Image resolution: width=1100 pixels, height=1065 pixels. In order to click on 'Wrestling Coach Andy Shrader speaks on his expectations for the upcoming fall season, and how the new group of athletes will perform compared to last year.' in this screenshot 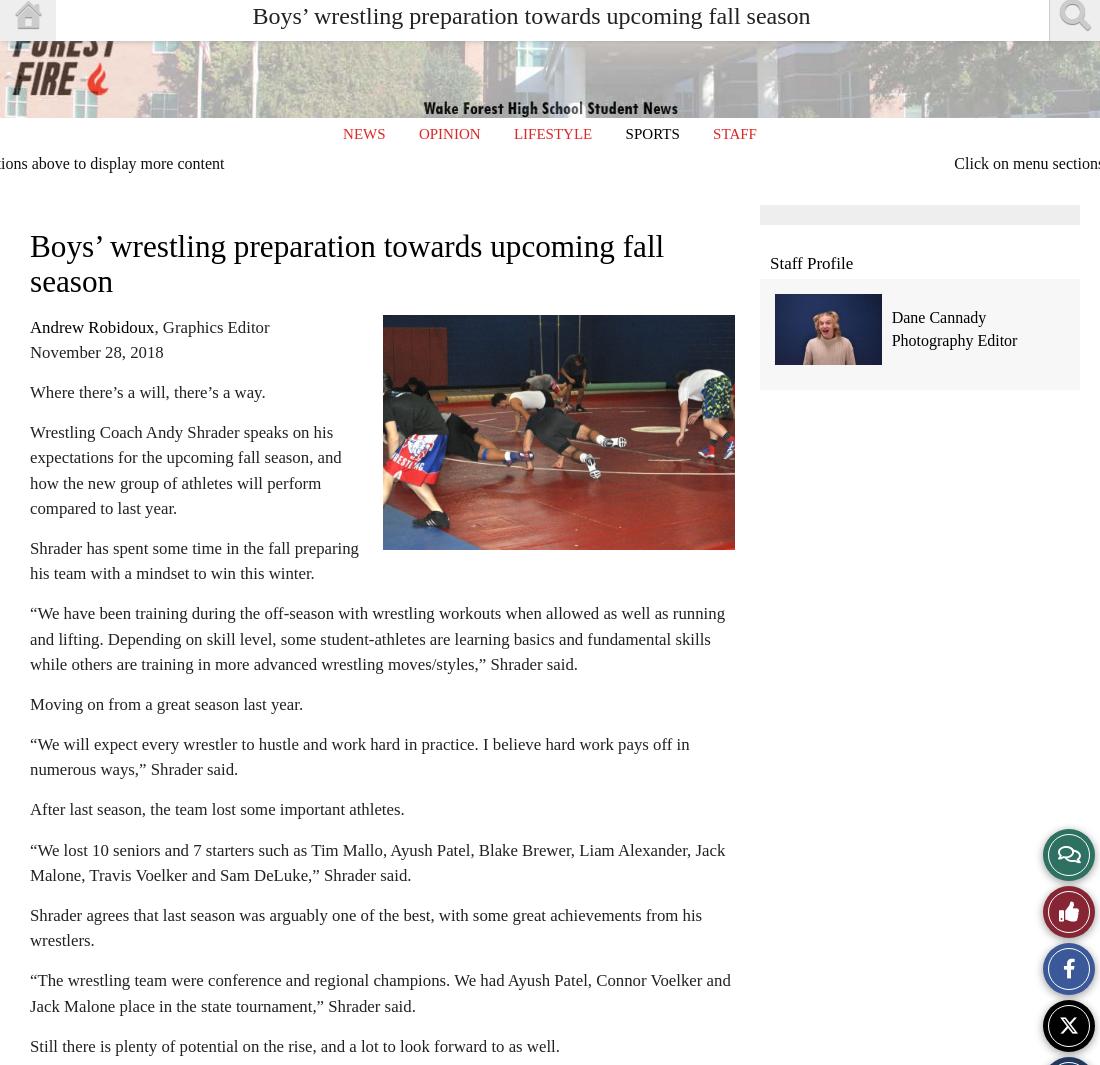, I will do `click(29, 468)`.